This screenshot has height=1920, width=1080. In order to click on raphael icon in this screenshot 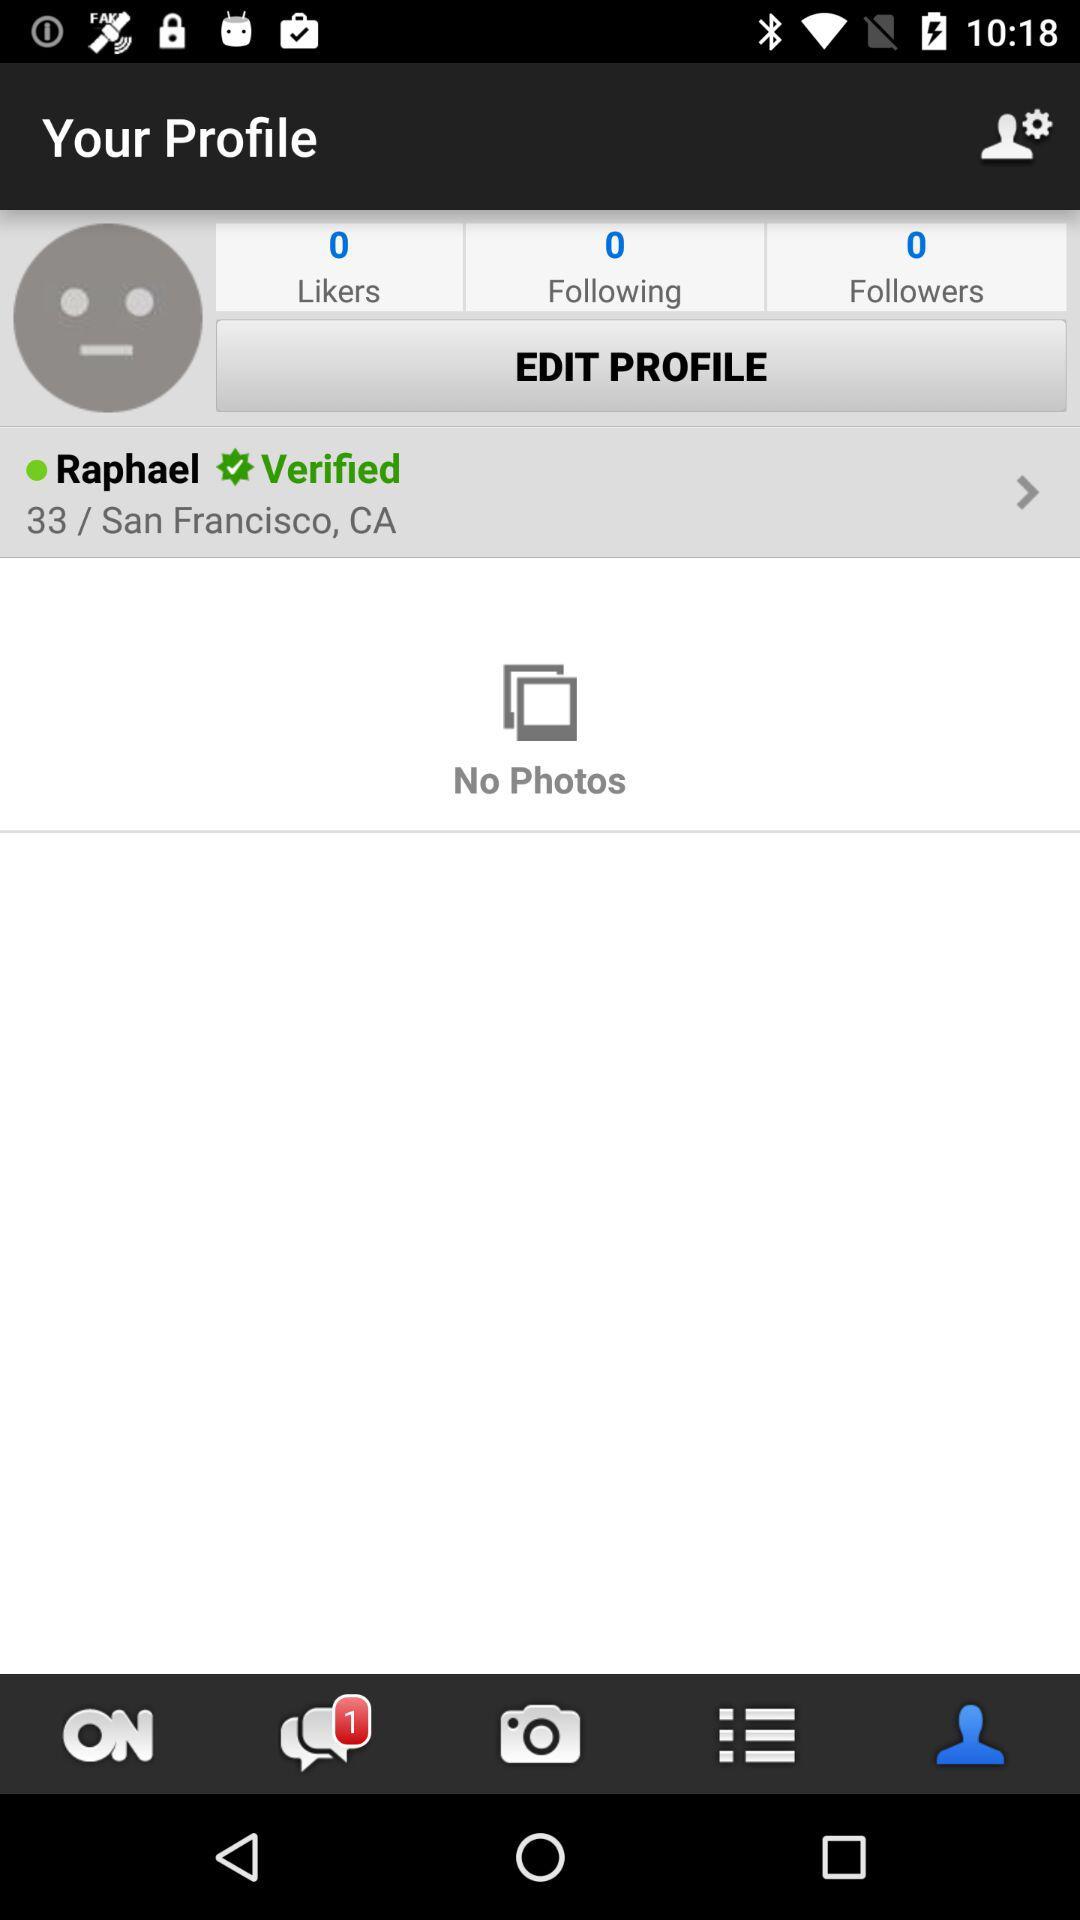, I will do `click(127, 466)`.